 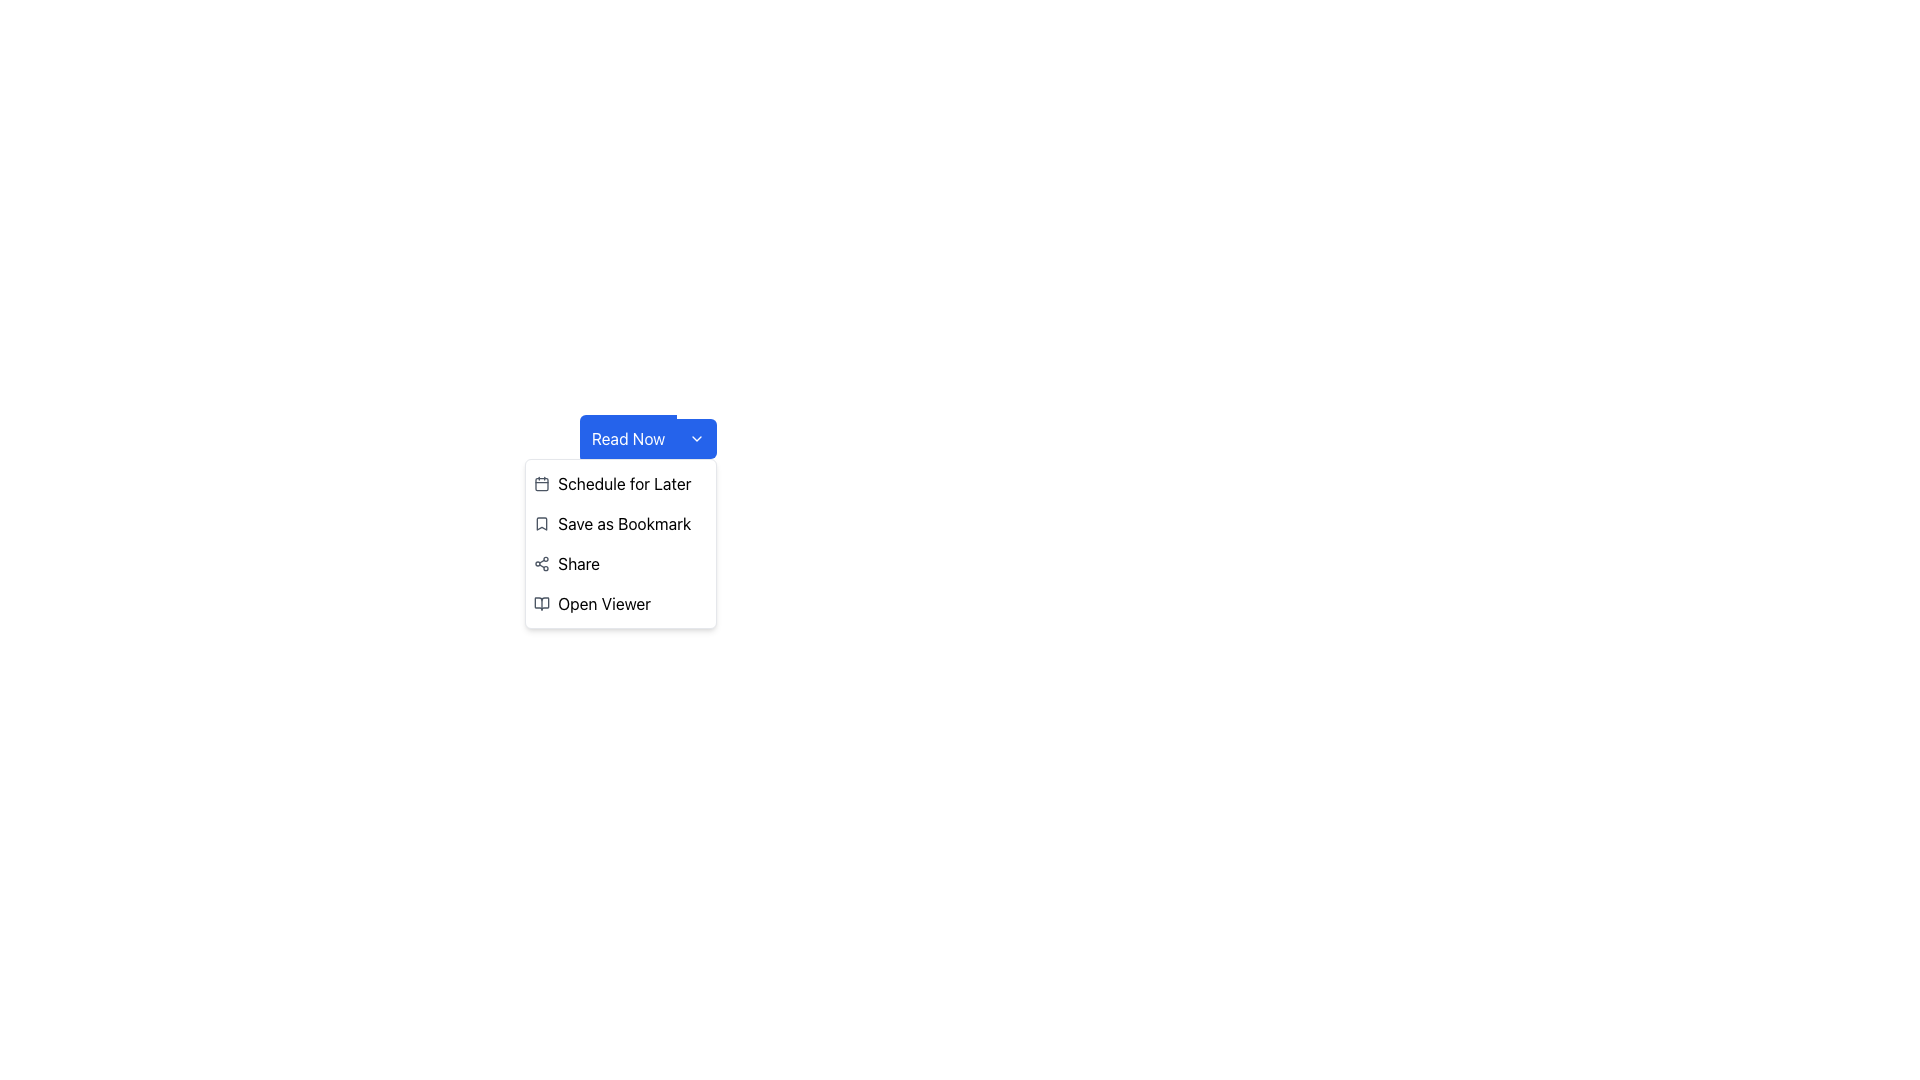 I want to click on the second option in the dropdown list under the blue 'Read Now' button, which allows users to bookmark content for later access, so click(x=620, y=543).